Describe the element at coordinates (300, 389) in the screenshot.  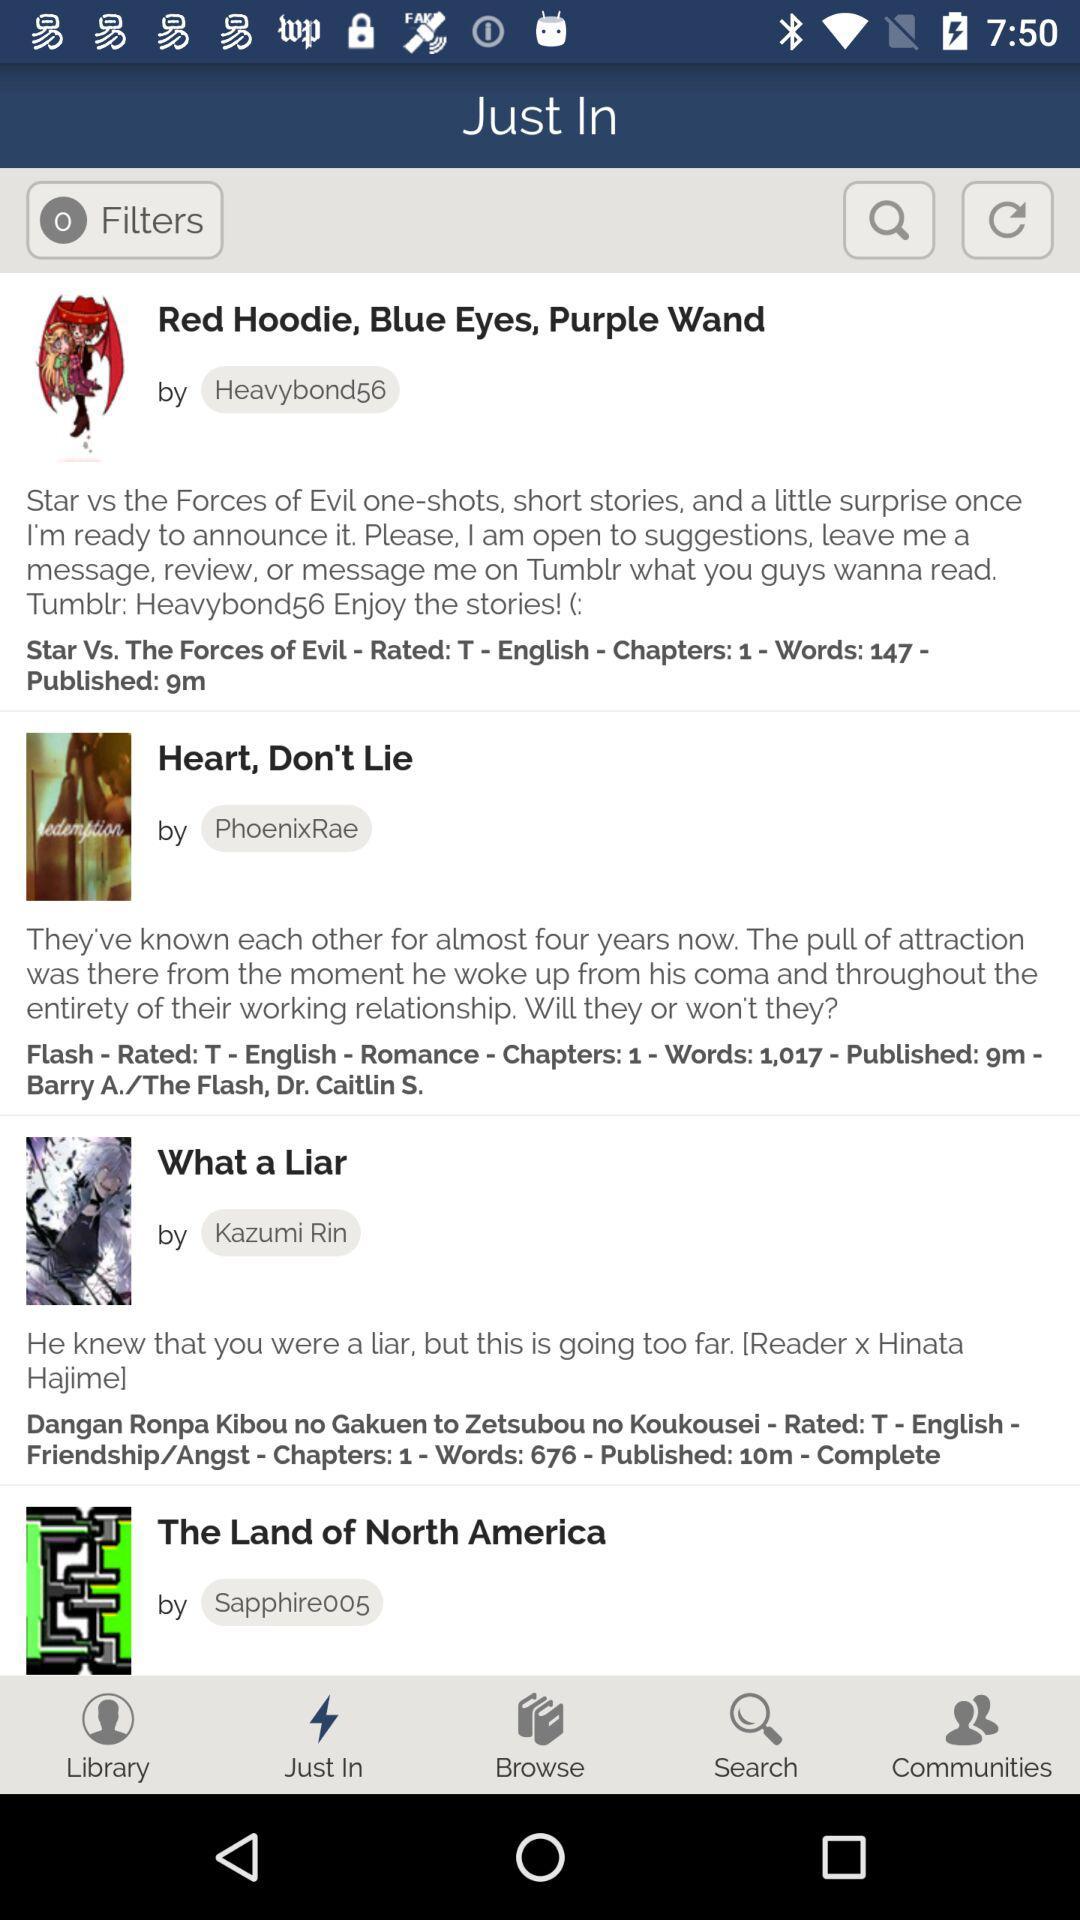
I see `heavybond56 item` at that location.